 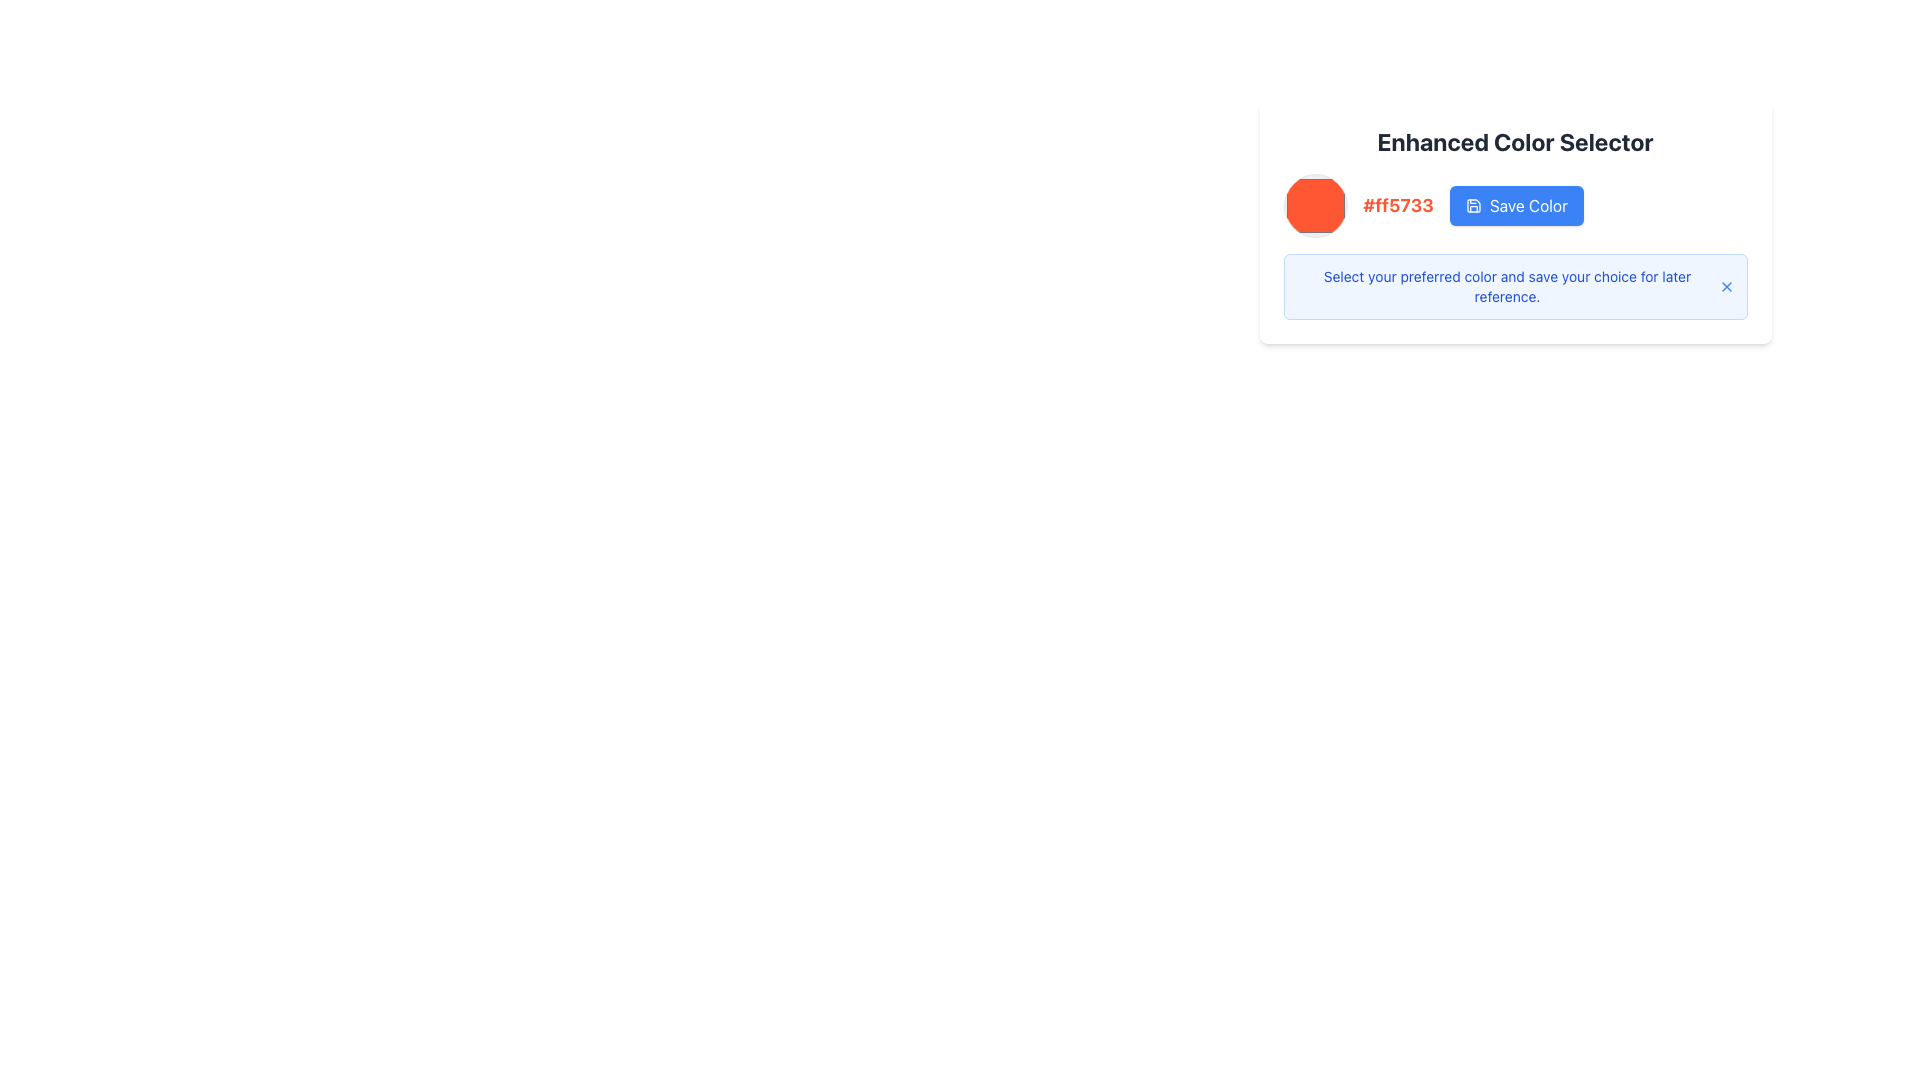 What do you see at coordinates (1397, 205) in the screenshot?
I see `the text label displaying the color value '#ff5733', which is located below the circular color swatch and to the left of the 'Save Color' button in the 'Enhanced Color Selector' section` at bounding box center [1397, 205].